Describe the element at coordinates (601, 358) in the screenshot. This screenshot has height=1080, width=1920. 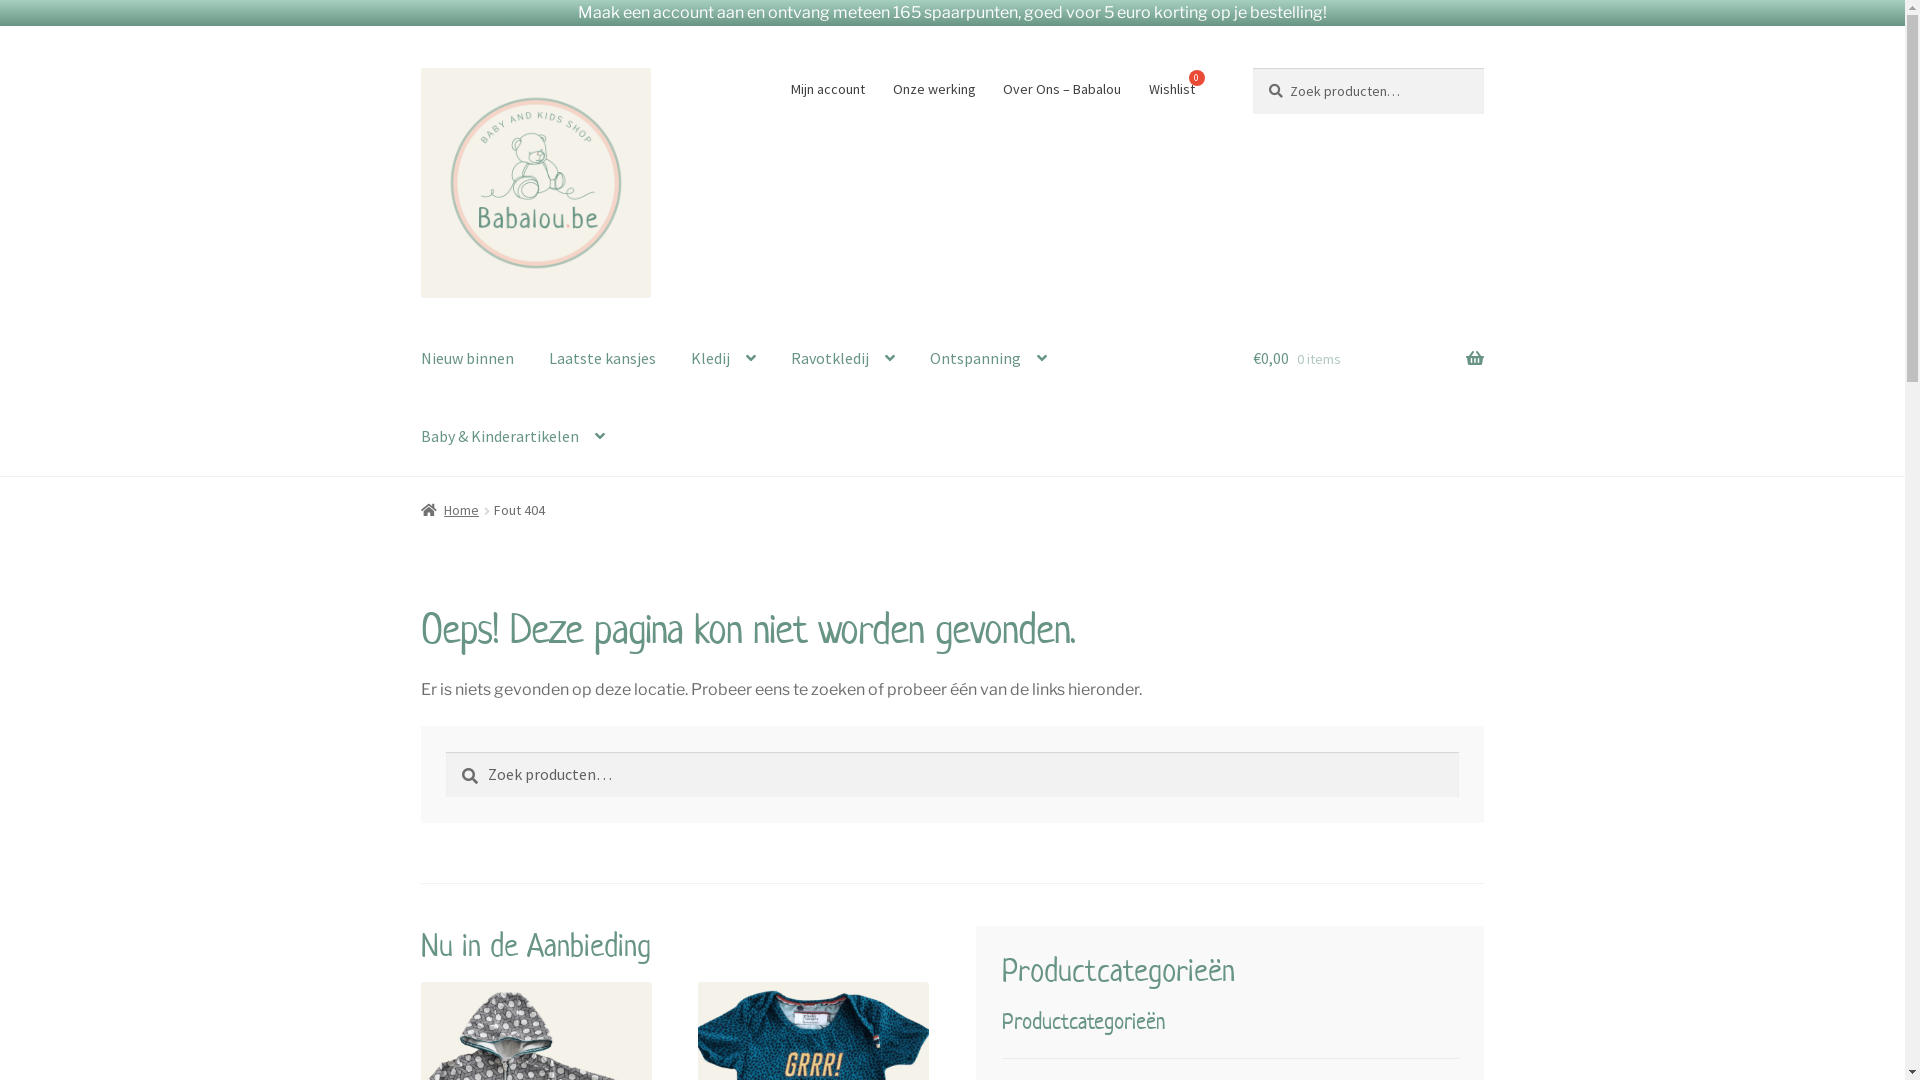
I see `'Laatste kansjes'` at that location.